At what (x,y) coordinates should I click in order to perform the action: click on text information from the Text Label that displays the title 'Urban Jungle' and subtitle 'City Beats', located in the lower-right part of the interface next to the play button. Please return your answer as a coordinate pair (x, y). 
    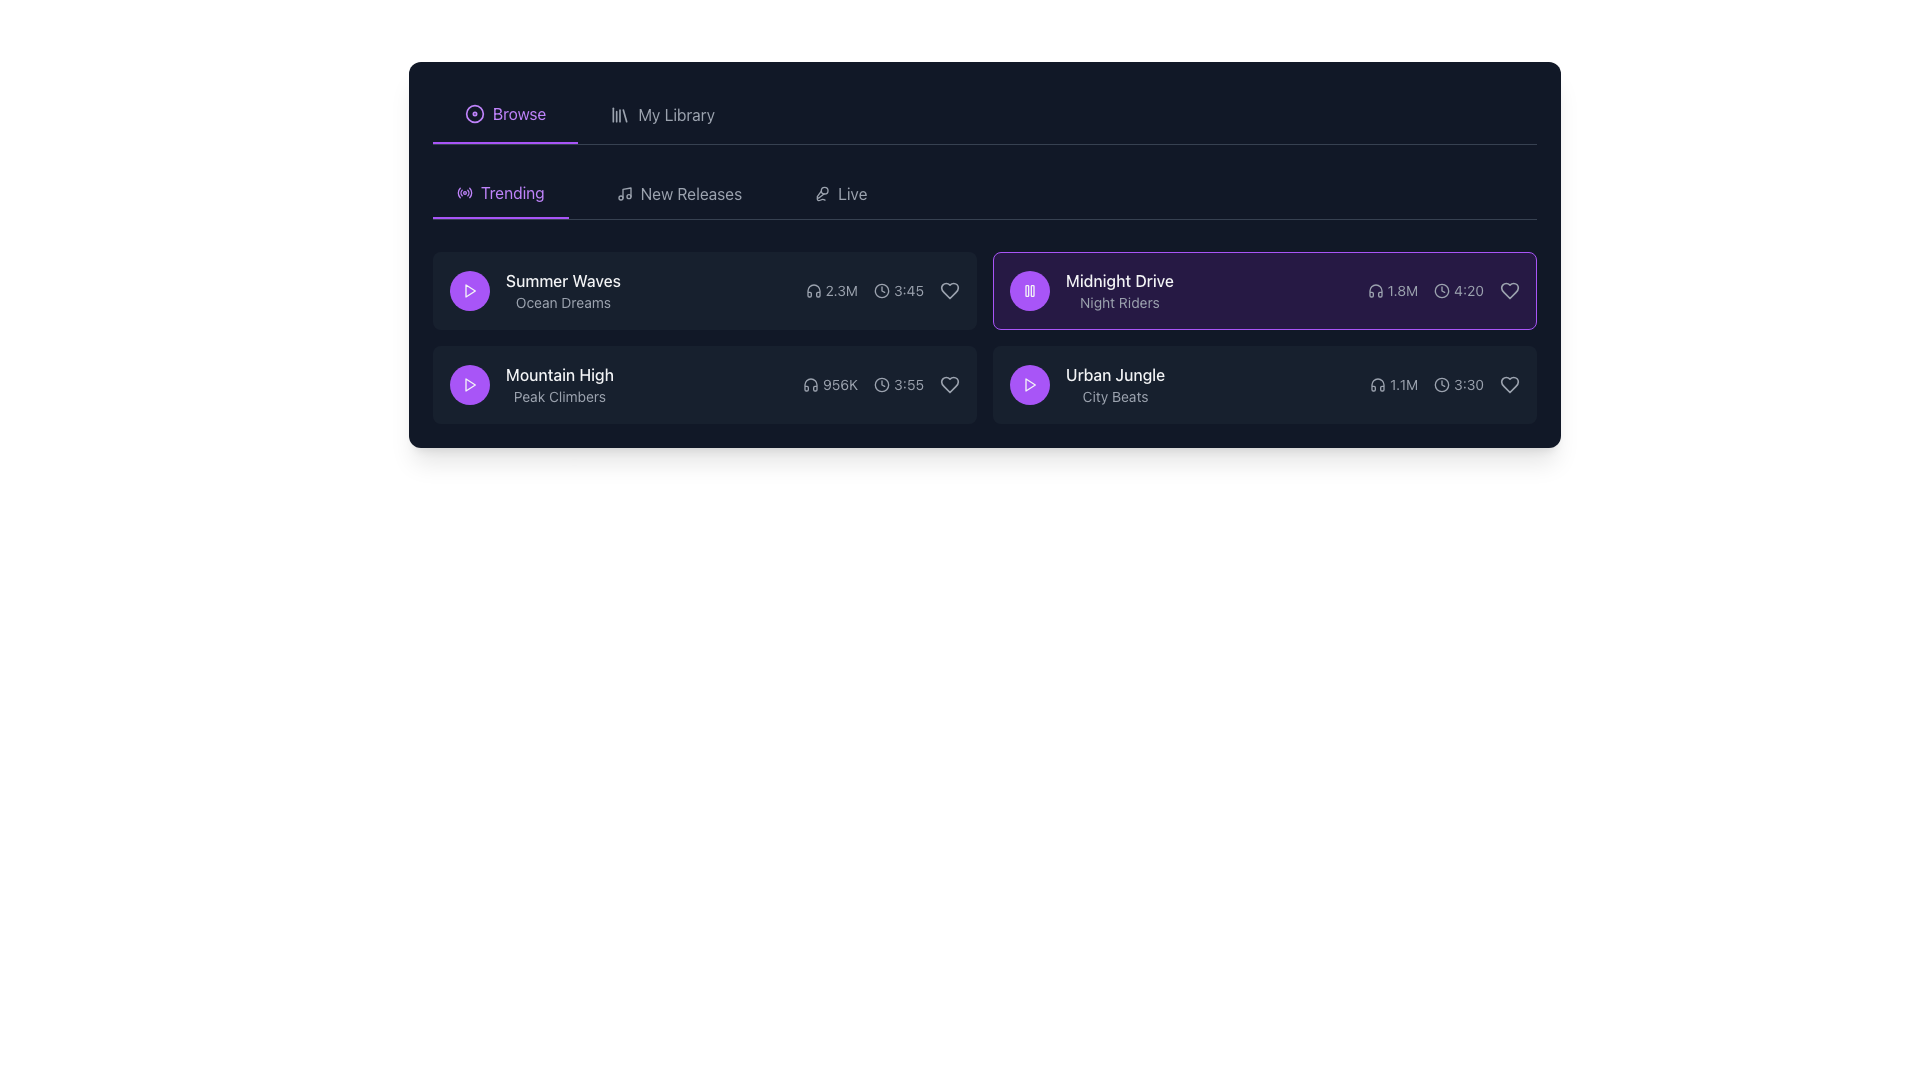
    Looking at the image, I should click on (1114, 385).